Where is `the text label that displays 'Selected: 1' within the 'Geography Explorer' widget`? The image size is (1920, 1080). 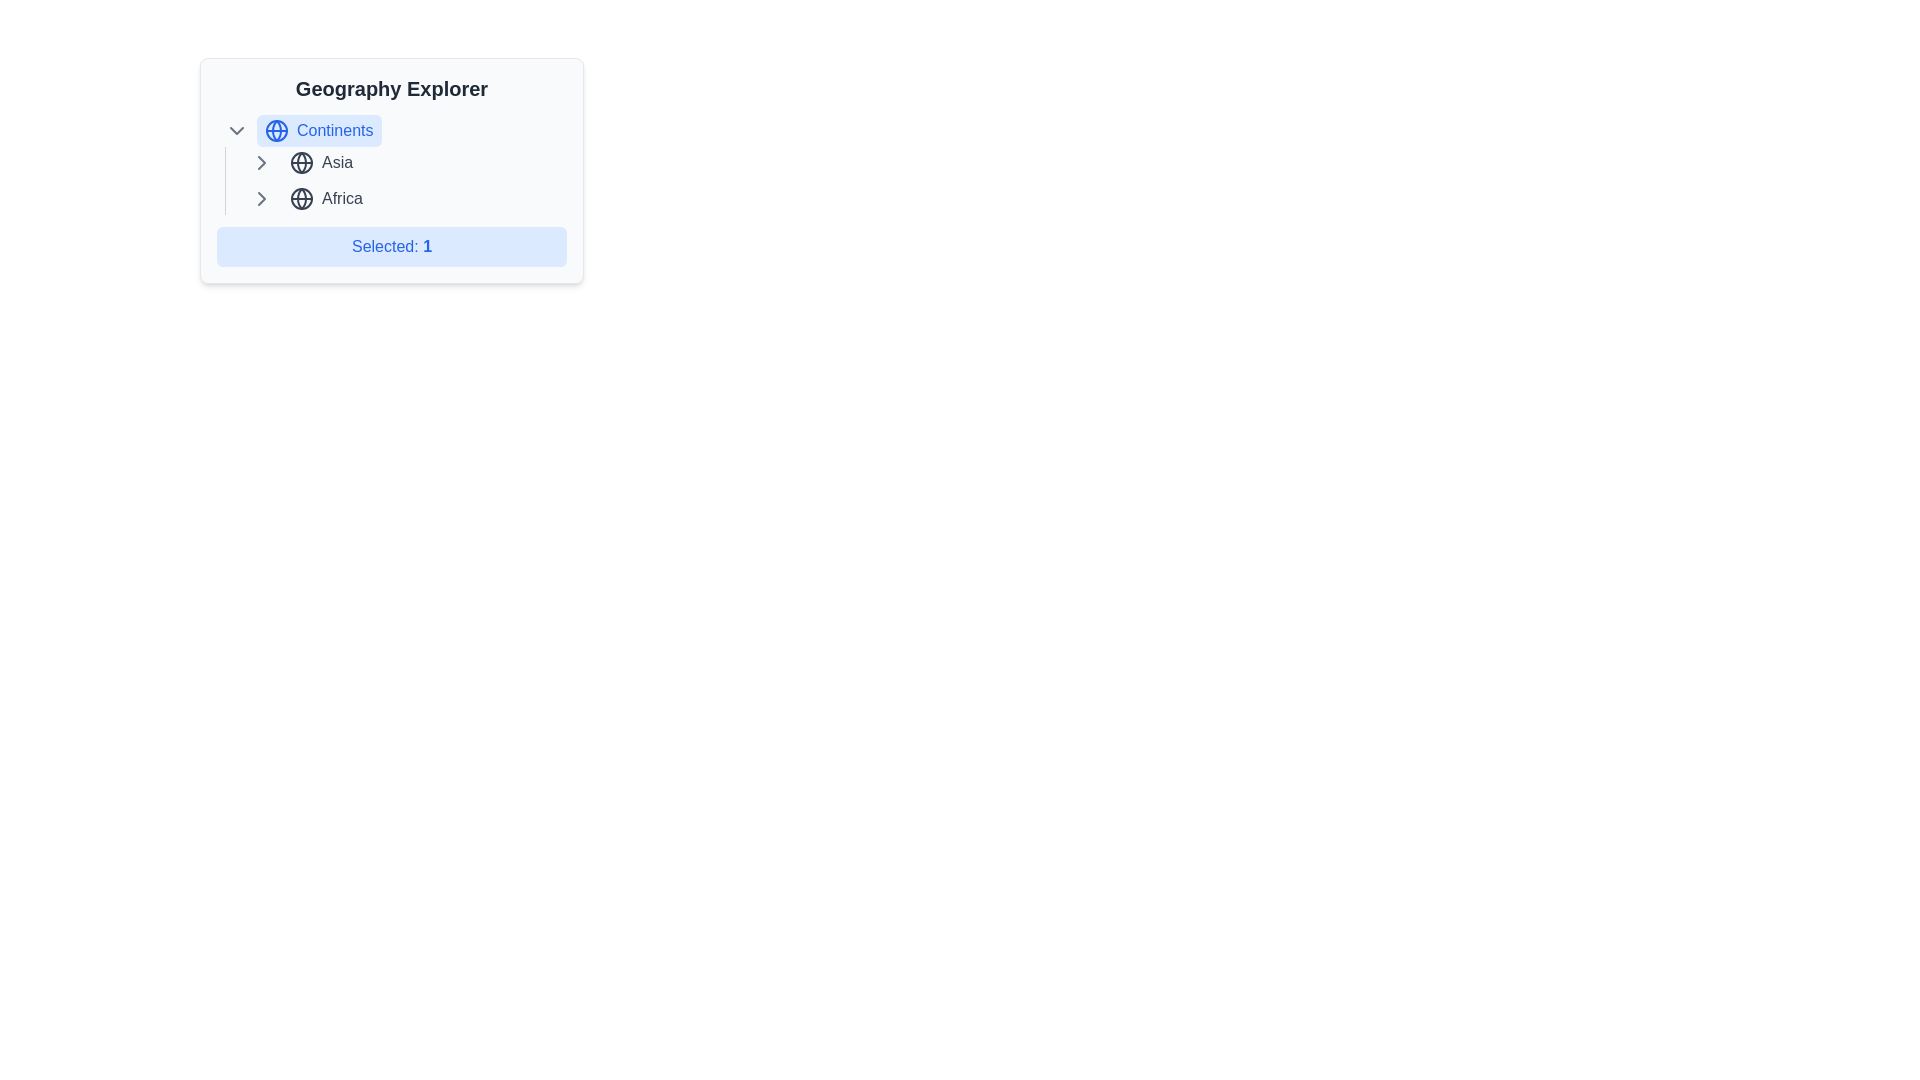 the text label that displays 'Selected: 1' within the 'Geography Explorer' widget is located at coordinates (426, 245).